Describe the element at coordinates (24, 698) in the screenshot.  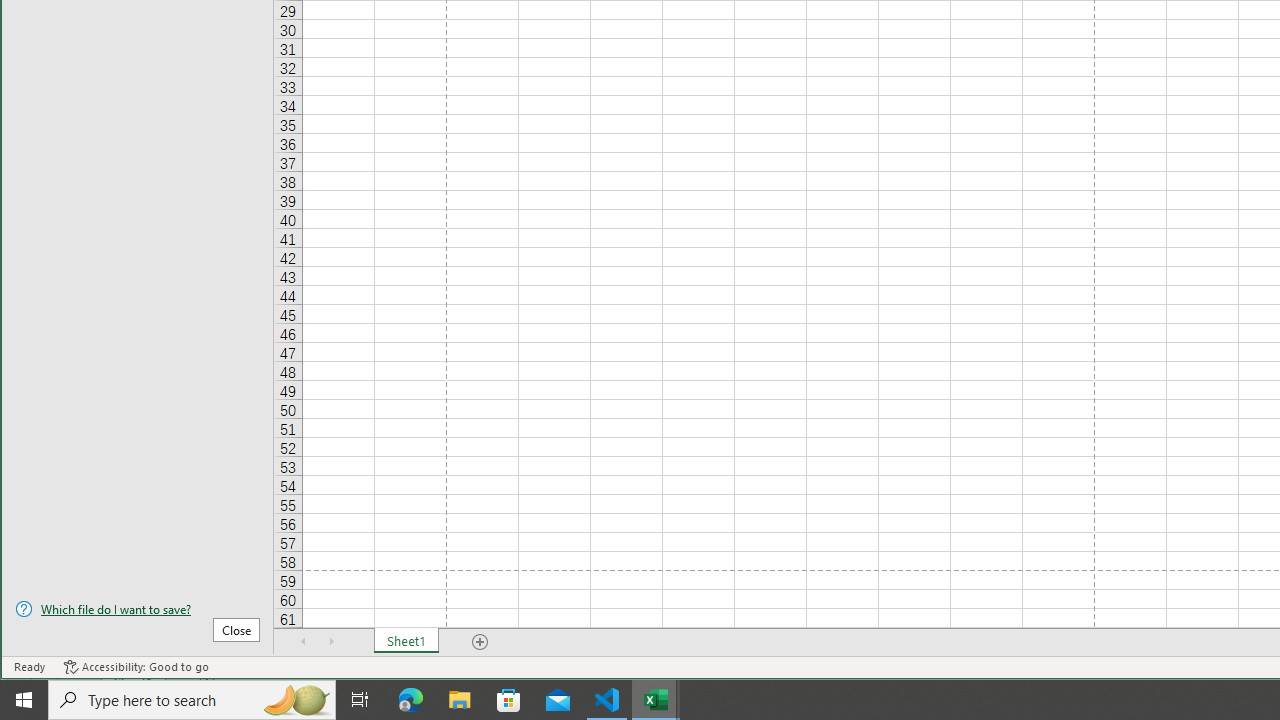
I see `'Start'` at that location.